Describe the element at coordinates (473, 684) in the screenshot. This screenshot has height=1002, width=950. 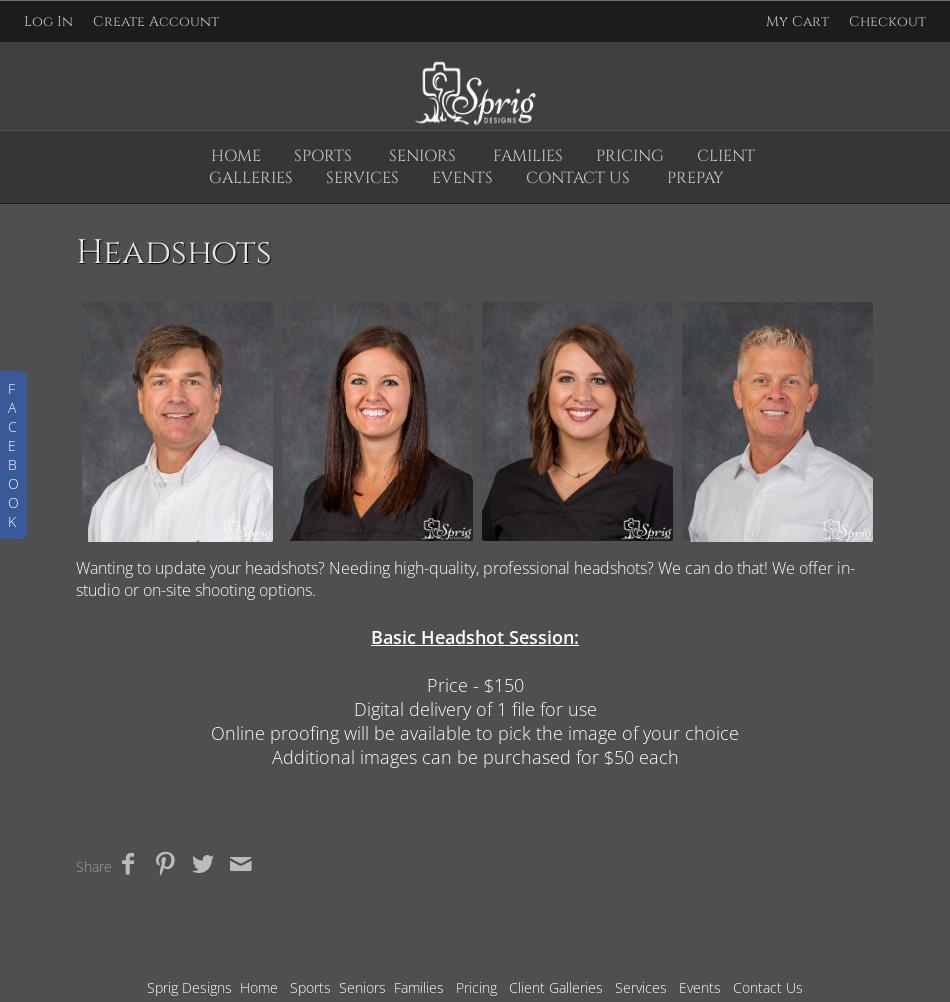
I see `'Price - $150'` at that location.